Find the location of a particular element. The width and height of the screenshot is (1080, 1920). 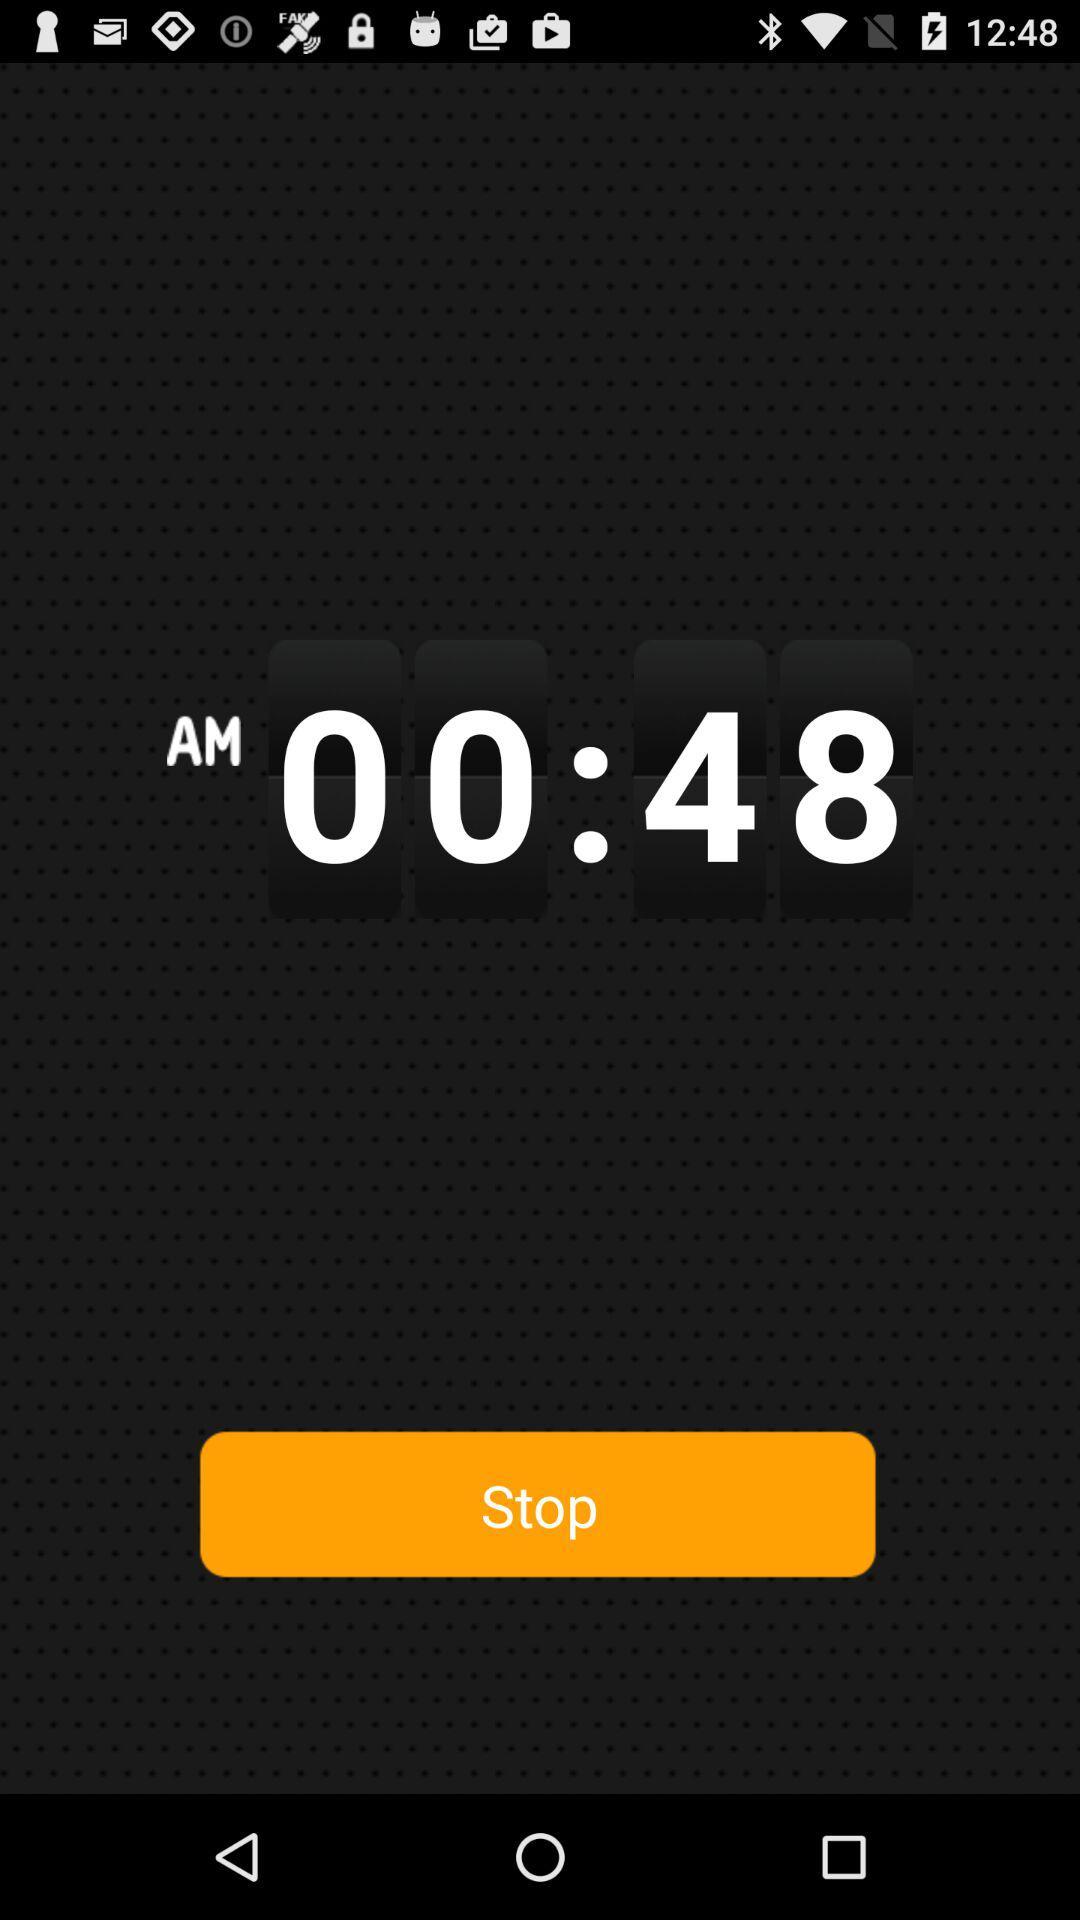

stop is located at coordinates (538, 1505).